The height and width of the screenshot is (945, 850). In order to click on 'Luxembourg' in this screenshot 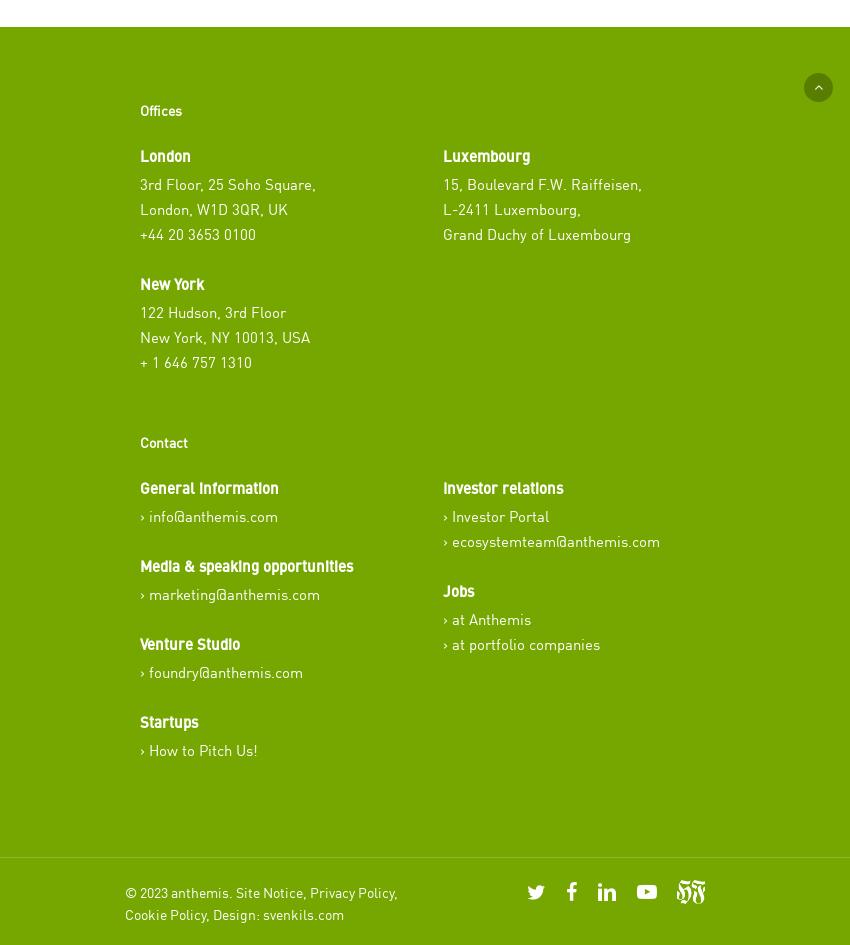, I will do `click(486, 158)`.